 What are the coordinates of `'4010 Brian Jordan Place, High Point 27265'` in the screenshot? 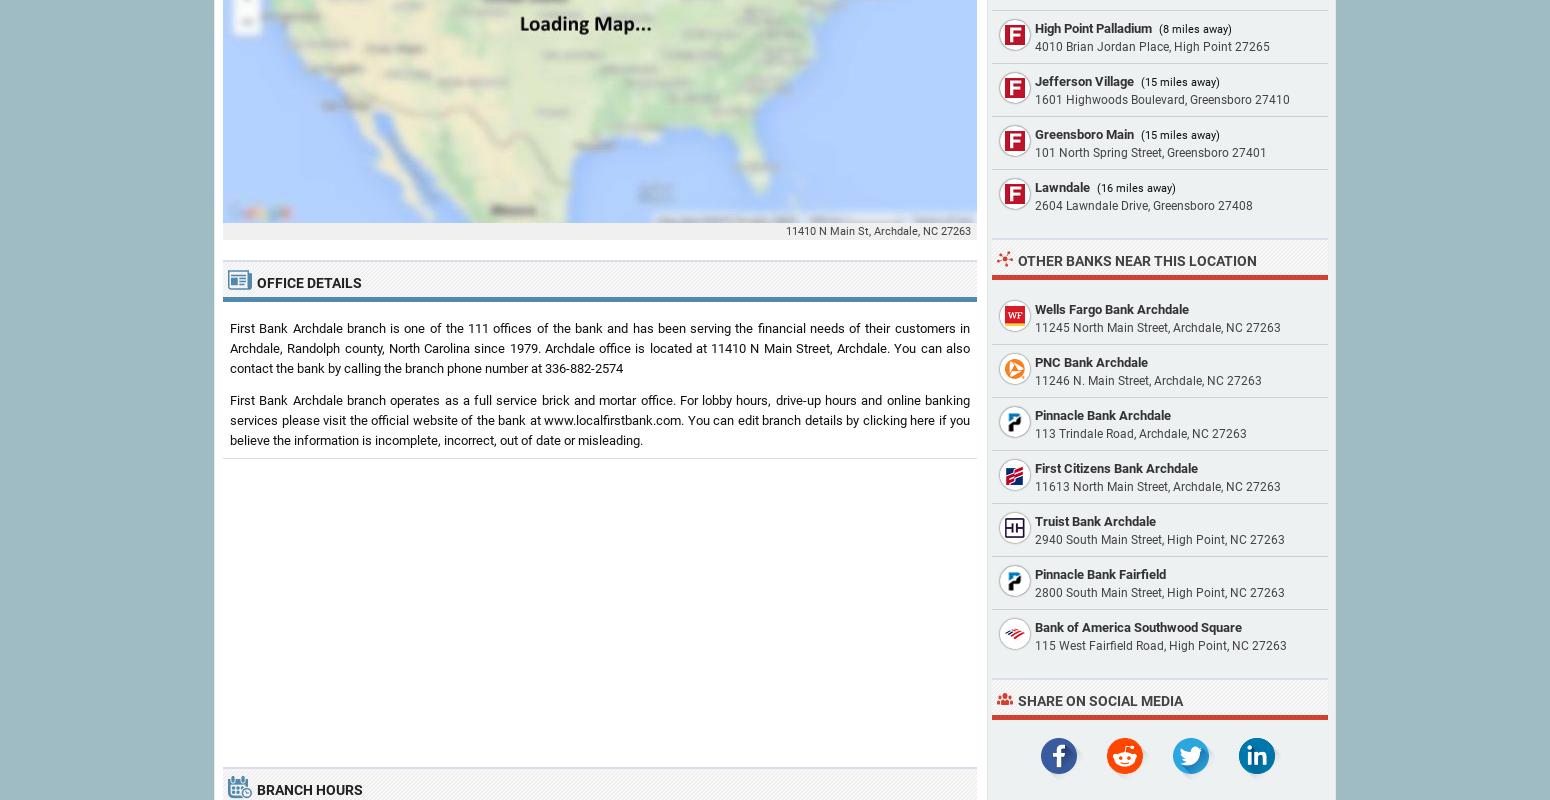 It's located at (1151, 46).